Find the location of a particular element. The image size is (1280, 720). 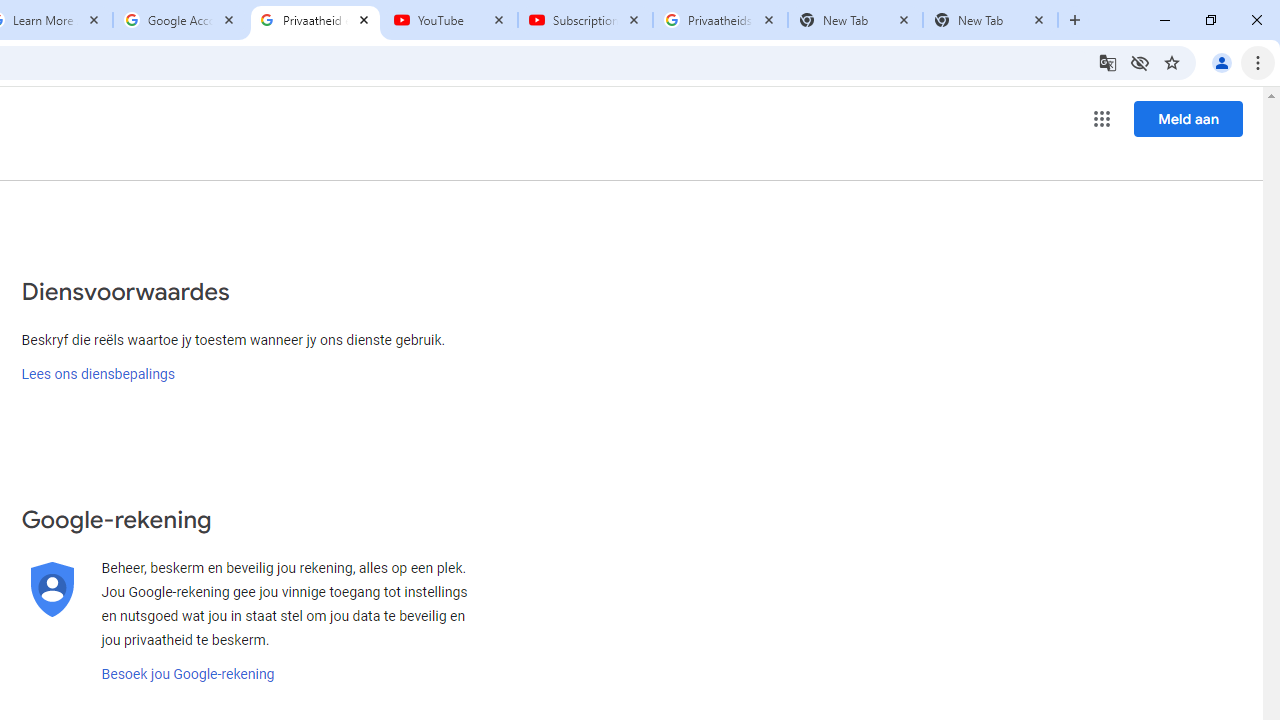

'Subscriptions - YouTube' is located at coordinates (584, 20).